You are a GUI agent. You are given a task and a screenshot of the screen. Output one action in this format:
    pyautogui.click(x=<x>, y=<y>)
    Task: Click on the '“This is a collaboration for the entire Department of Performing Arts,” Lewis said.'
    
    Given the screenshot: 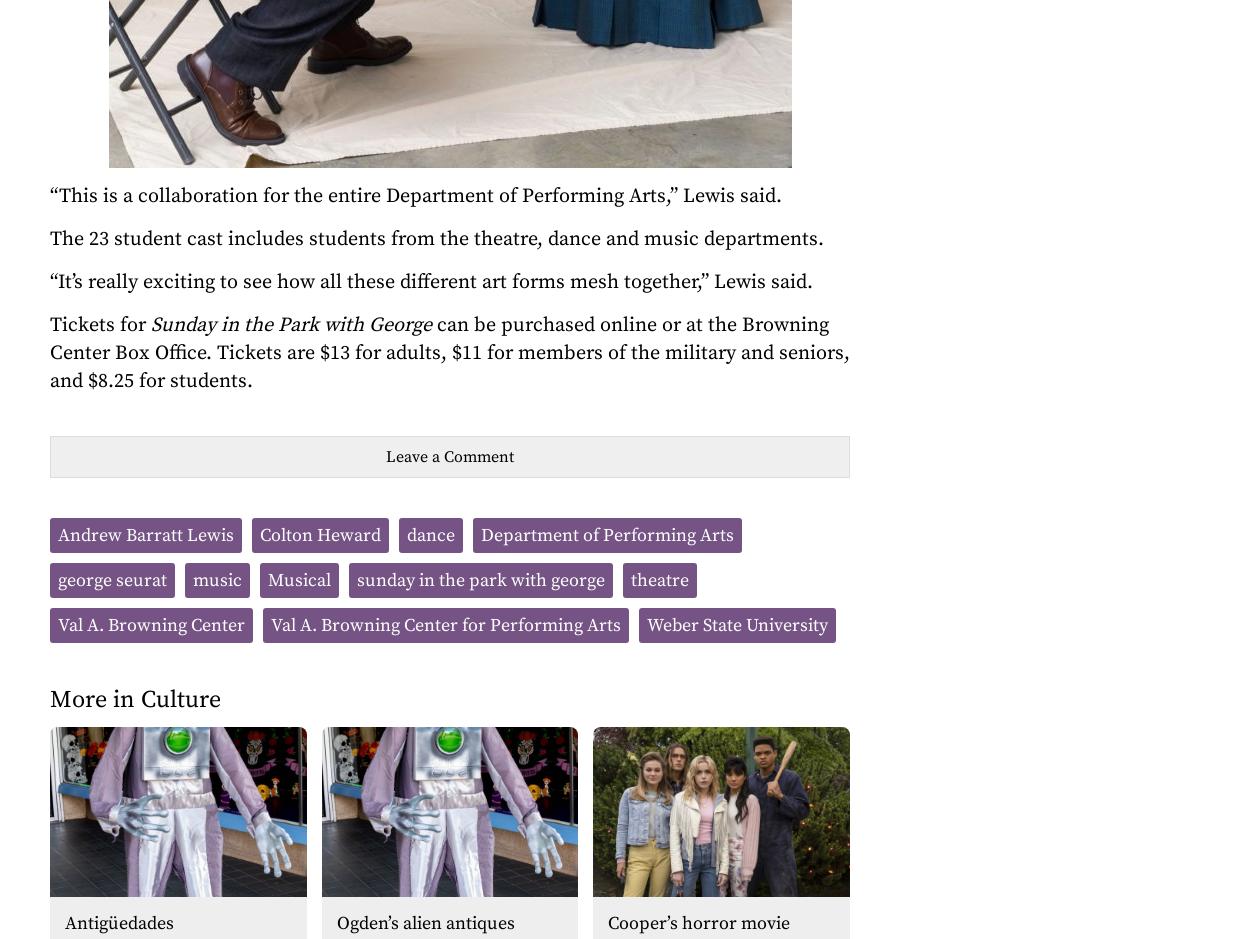 What is the action you would take?
    pyautogui.click(x=50, y=195)
    